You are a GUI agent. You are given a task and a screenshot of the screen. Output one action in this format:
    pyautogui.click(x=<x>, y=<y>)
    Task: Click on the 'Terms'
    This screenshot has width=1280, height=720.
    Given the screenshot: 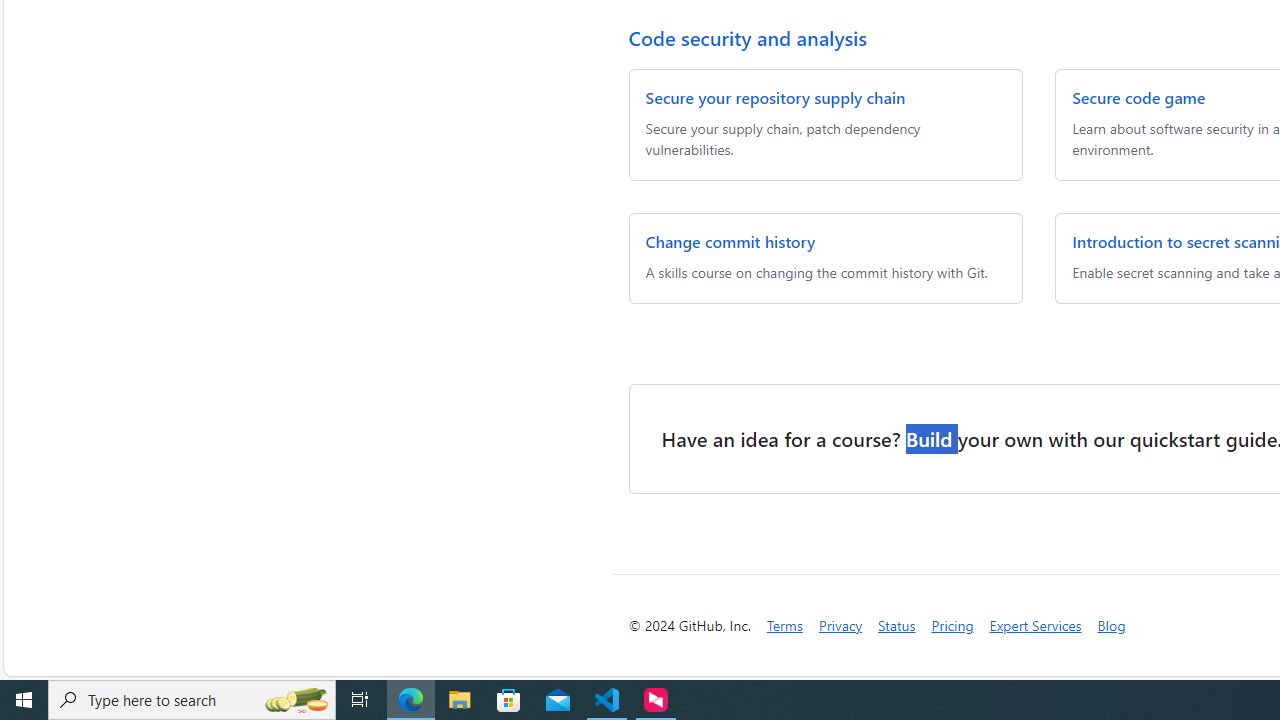 What is the action you would take?
    pyautogui.click(x=783, y=624)
    